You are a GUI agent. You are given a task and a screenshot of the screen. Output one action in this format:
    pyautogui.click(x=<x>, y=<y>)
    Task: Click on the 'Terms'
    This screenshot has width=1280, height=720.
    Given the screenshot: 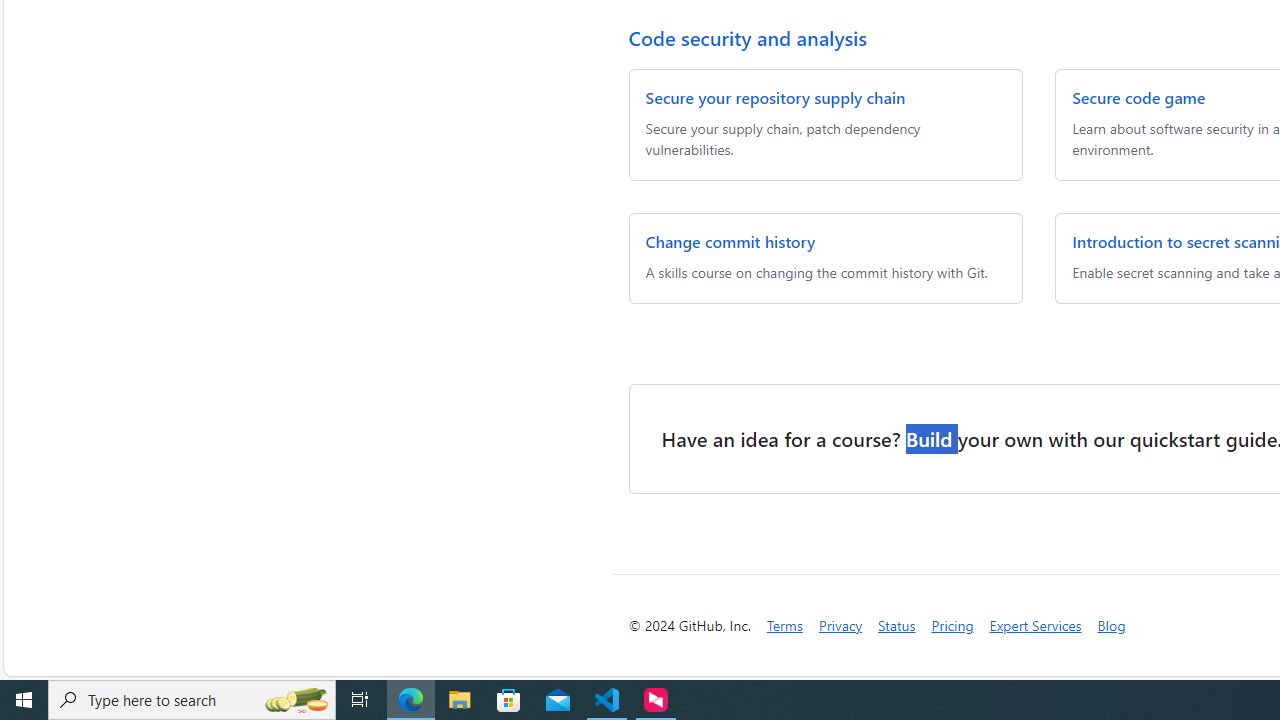 What is the action you would take?
    pyautogui.click(x=783, y=624)
    